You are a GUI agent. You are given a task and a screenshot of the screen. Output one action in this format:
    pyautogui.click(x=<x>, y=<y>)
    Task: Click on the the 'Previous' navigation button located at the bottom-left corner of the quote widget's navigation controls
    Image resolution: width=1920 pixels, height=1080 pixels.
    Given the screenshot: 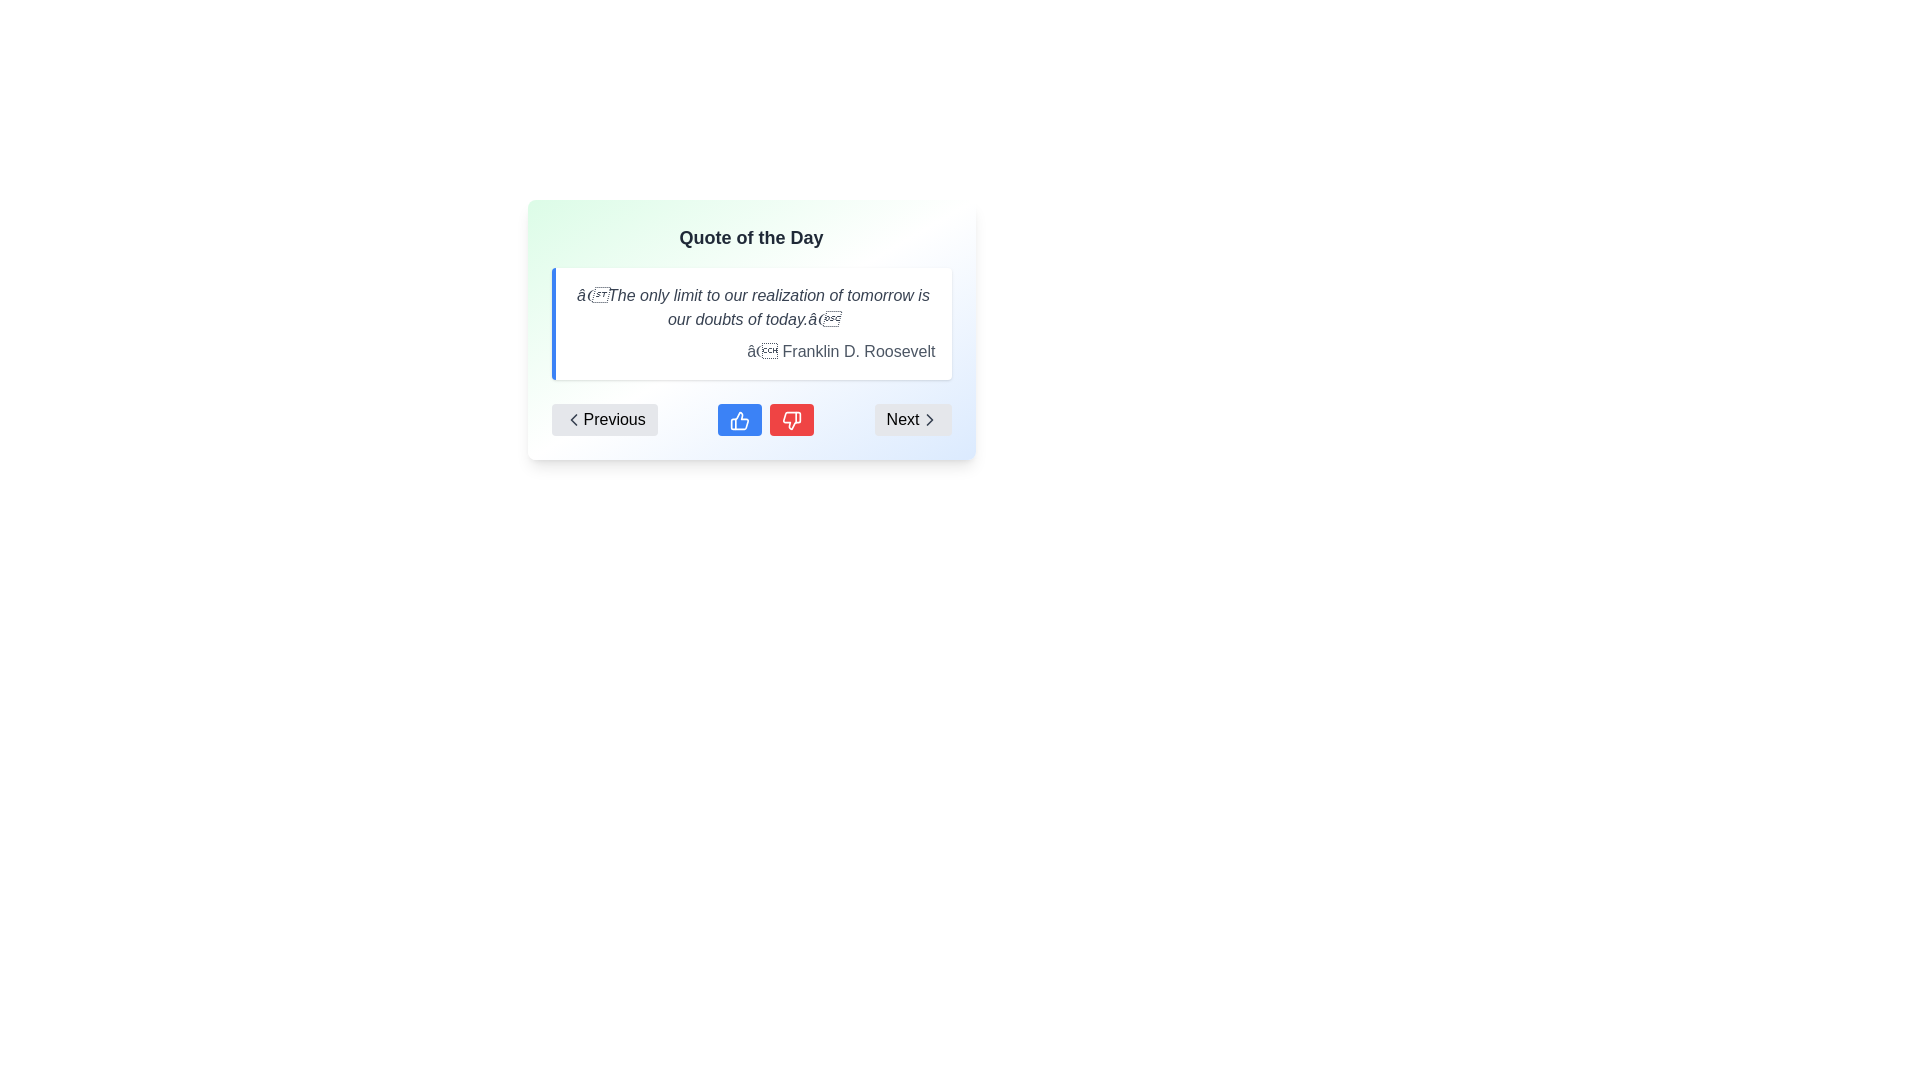 What is the action you would take?
    pyautogui.click(x=603, y=419)
    